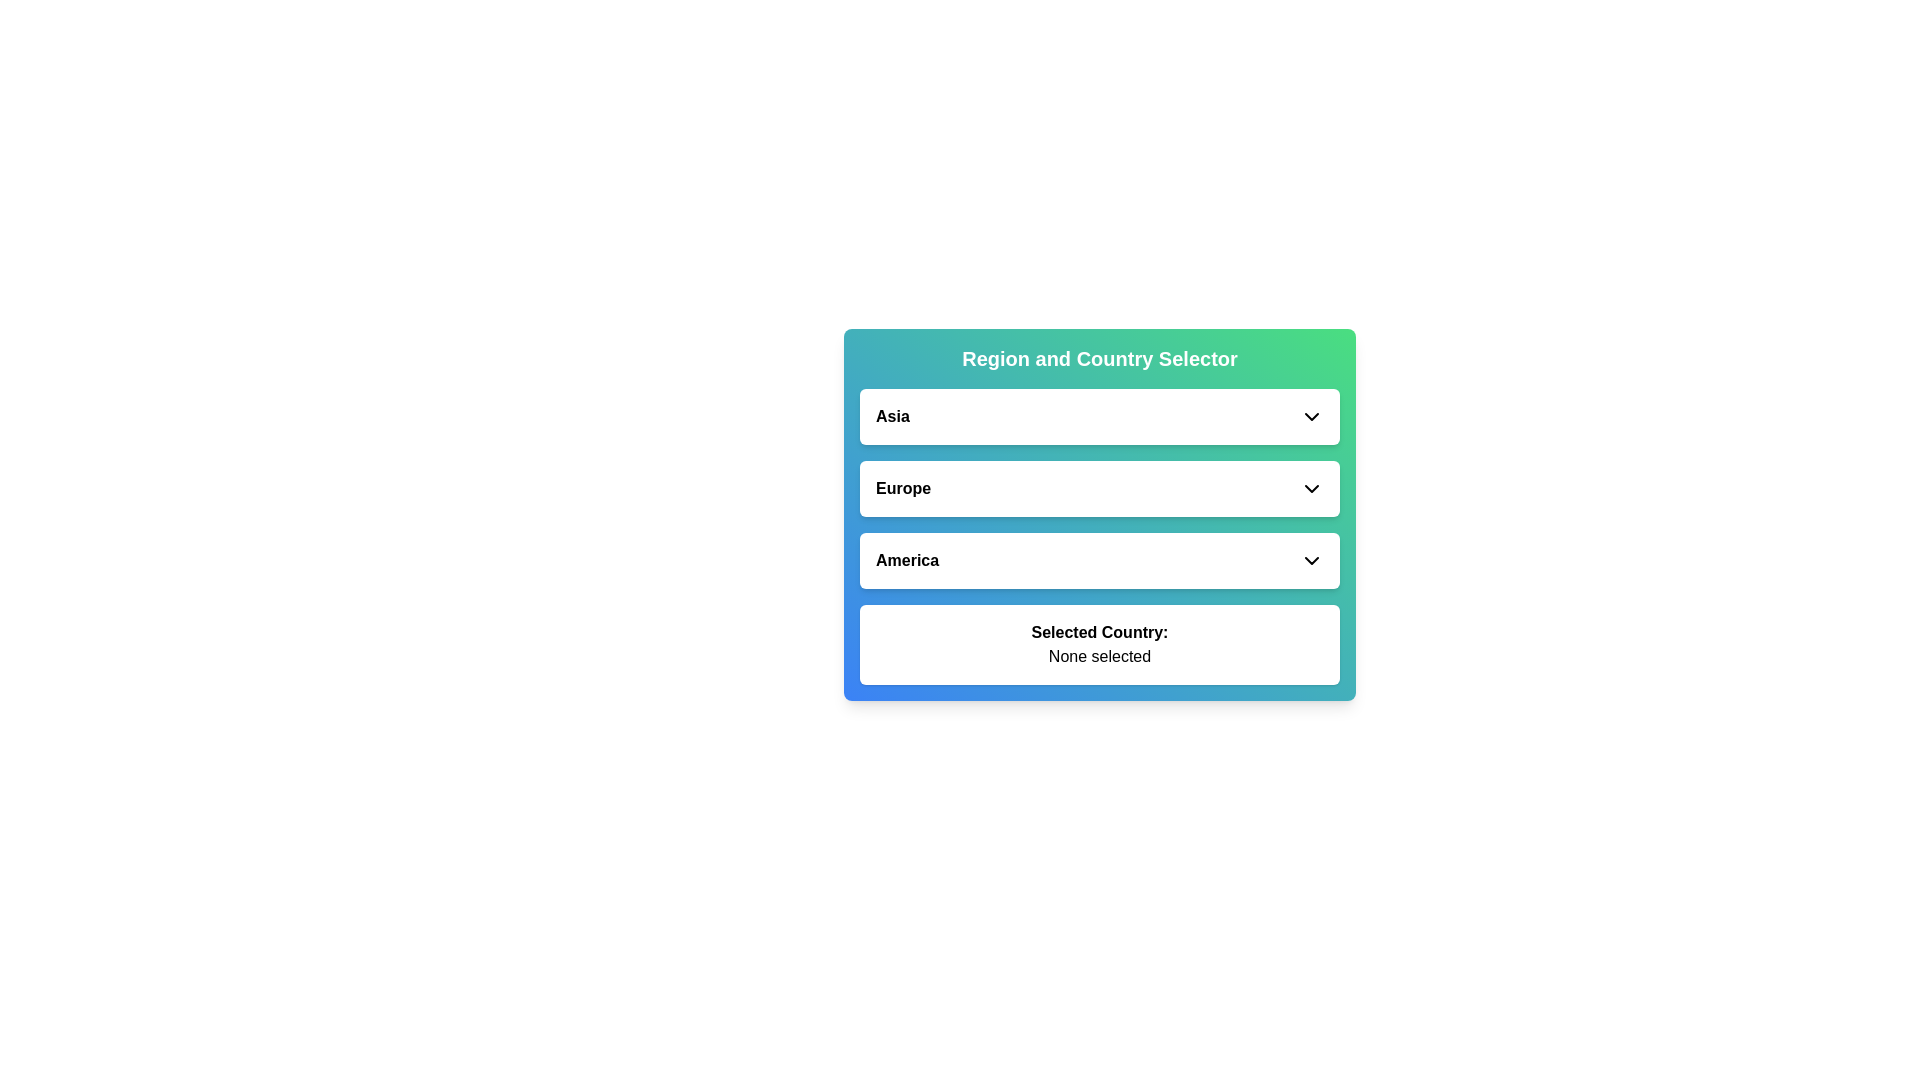 This screenshot has width=1920, height=1080. Describe the element at coordinates (1098, 489) in the screenshot. I see `the 'Europe' option in the dropdown menu located in the 'Region and Country Selector'` at that location.